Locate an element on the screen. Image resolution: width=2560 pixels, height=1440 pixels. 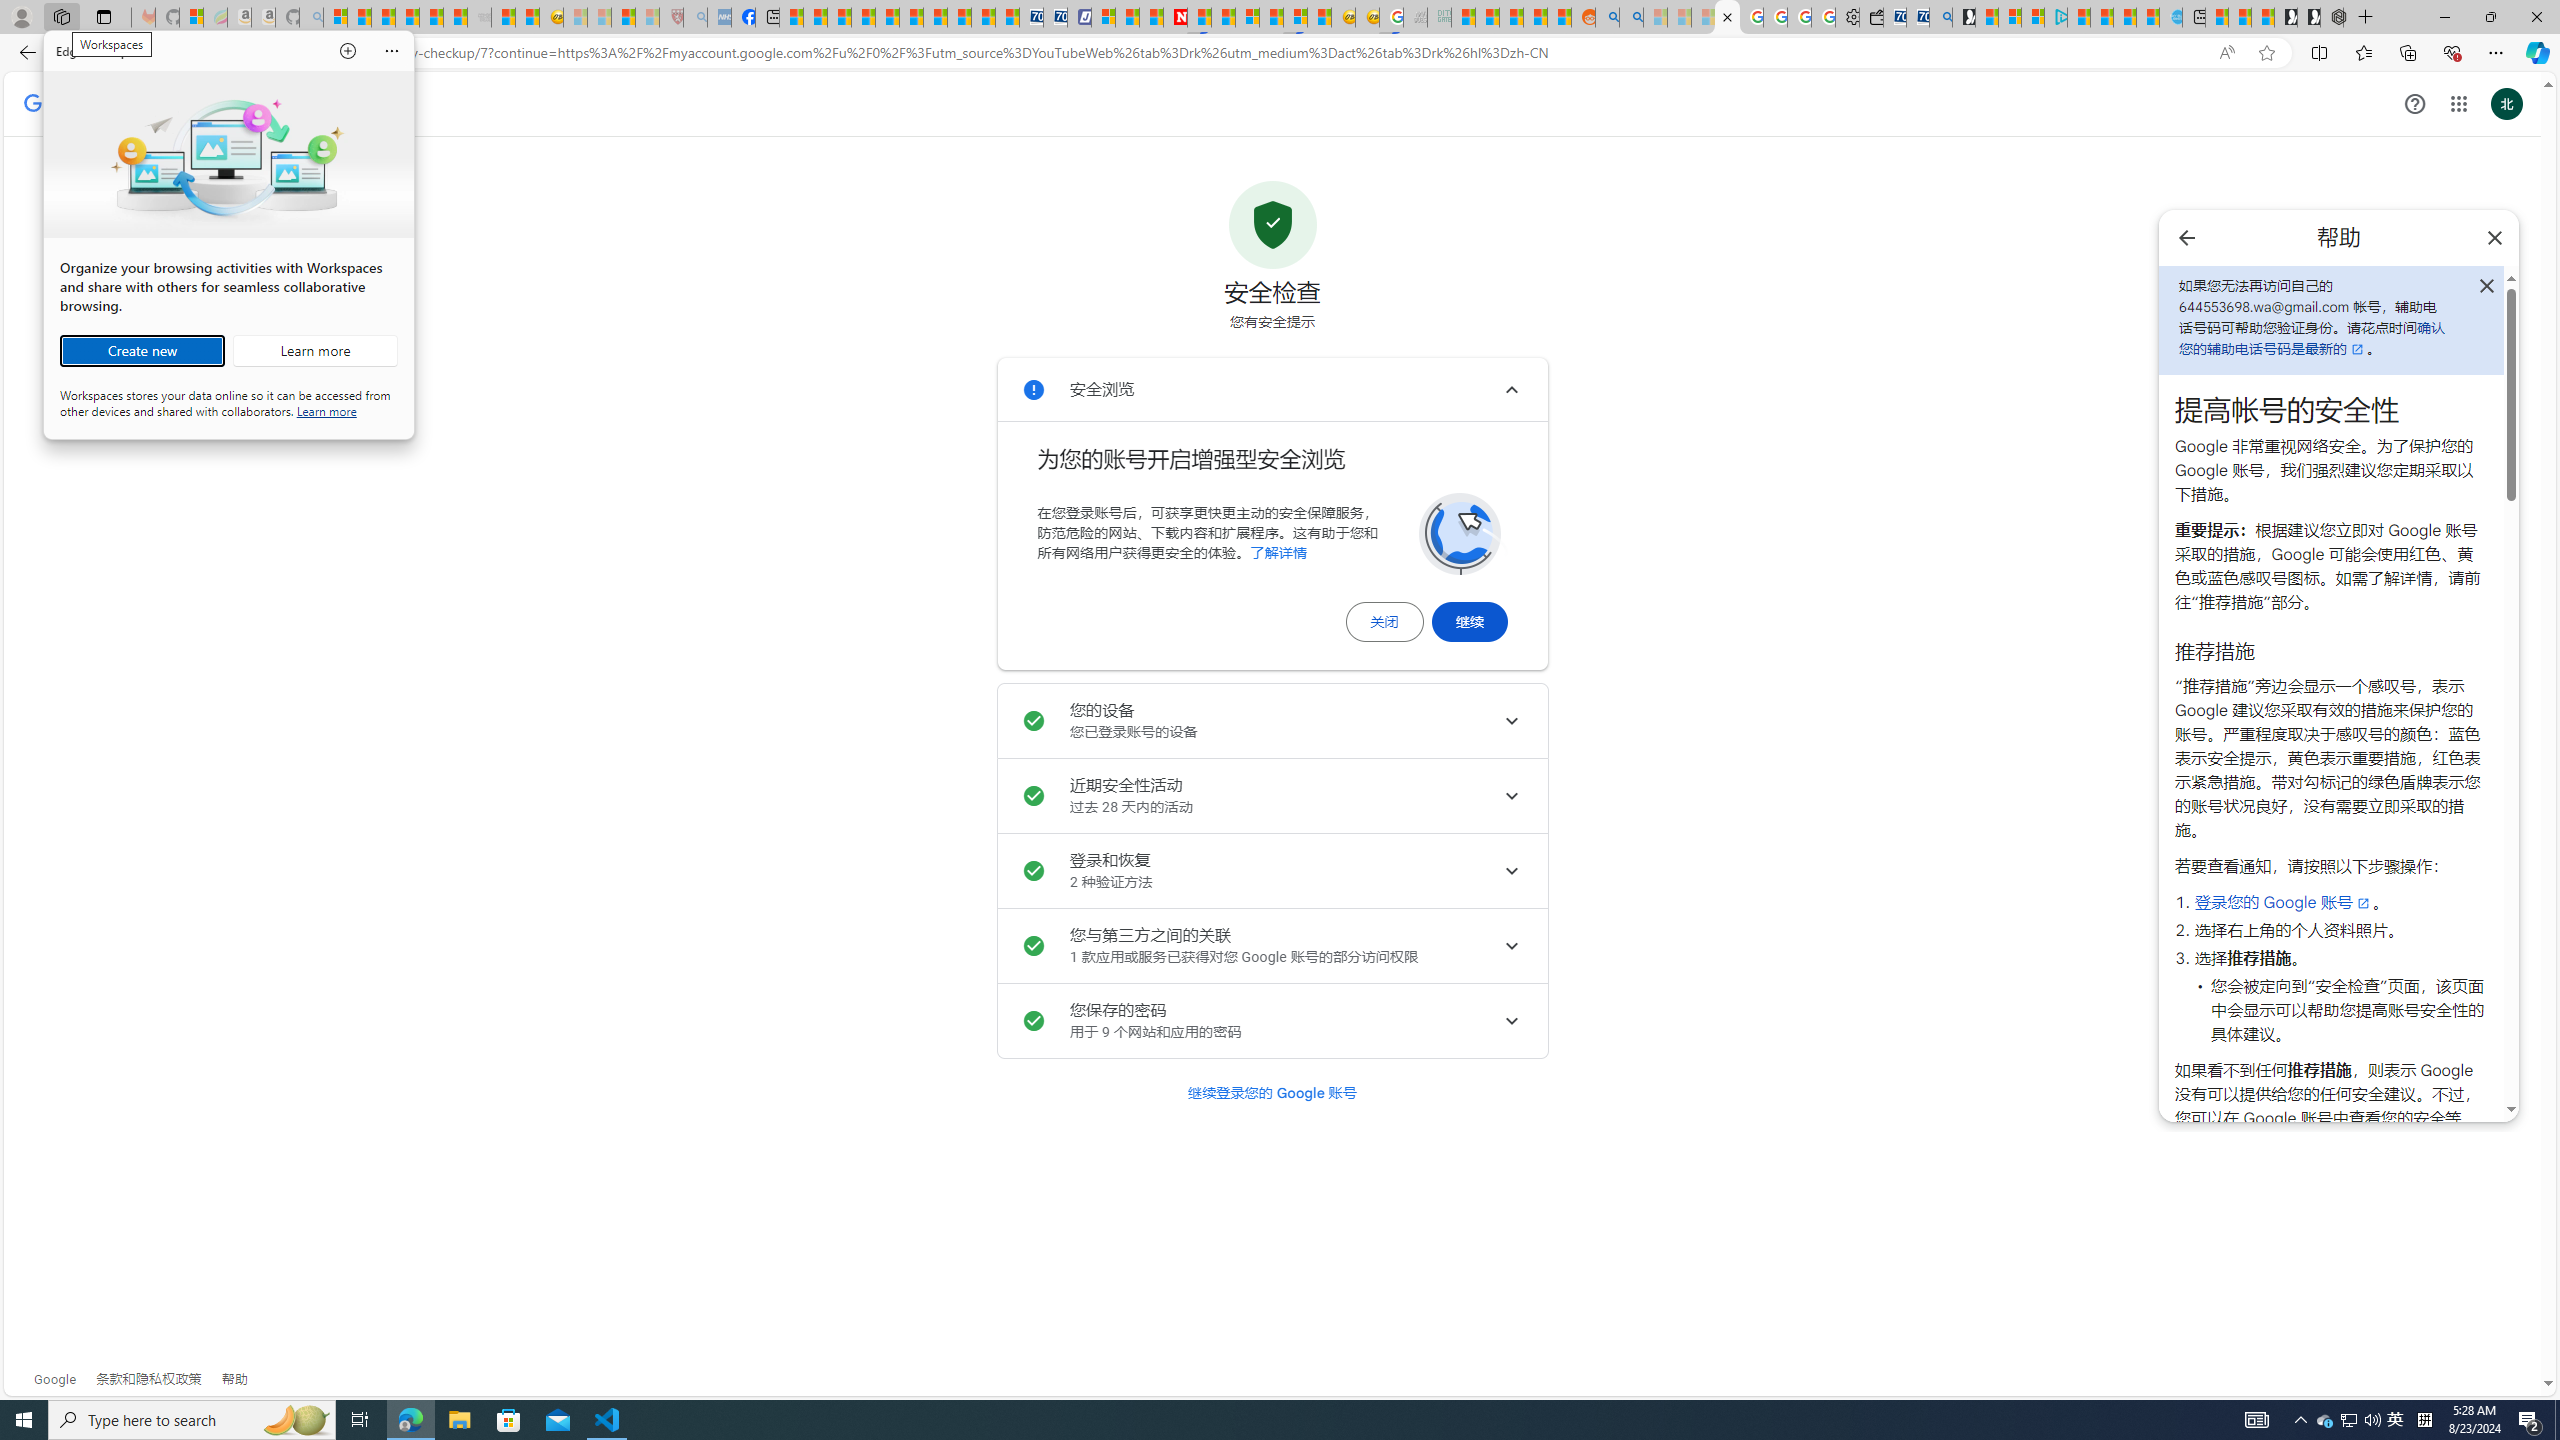
'Visual Studio Code - 1 running window' is located at coordinates (607, 1418).